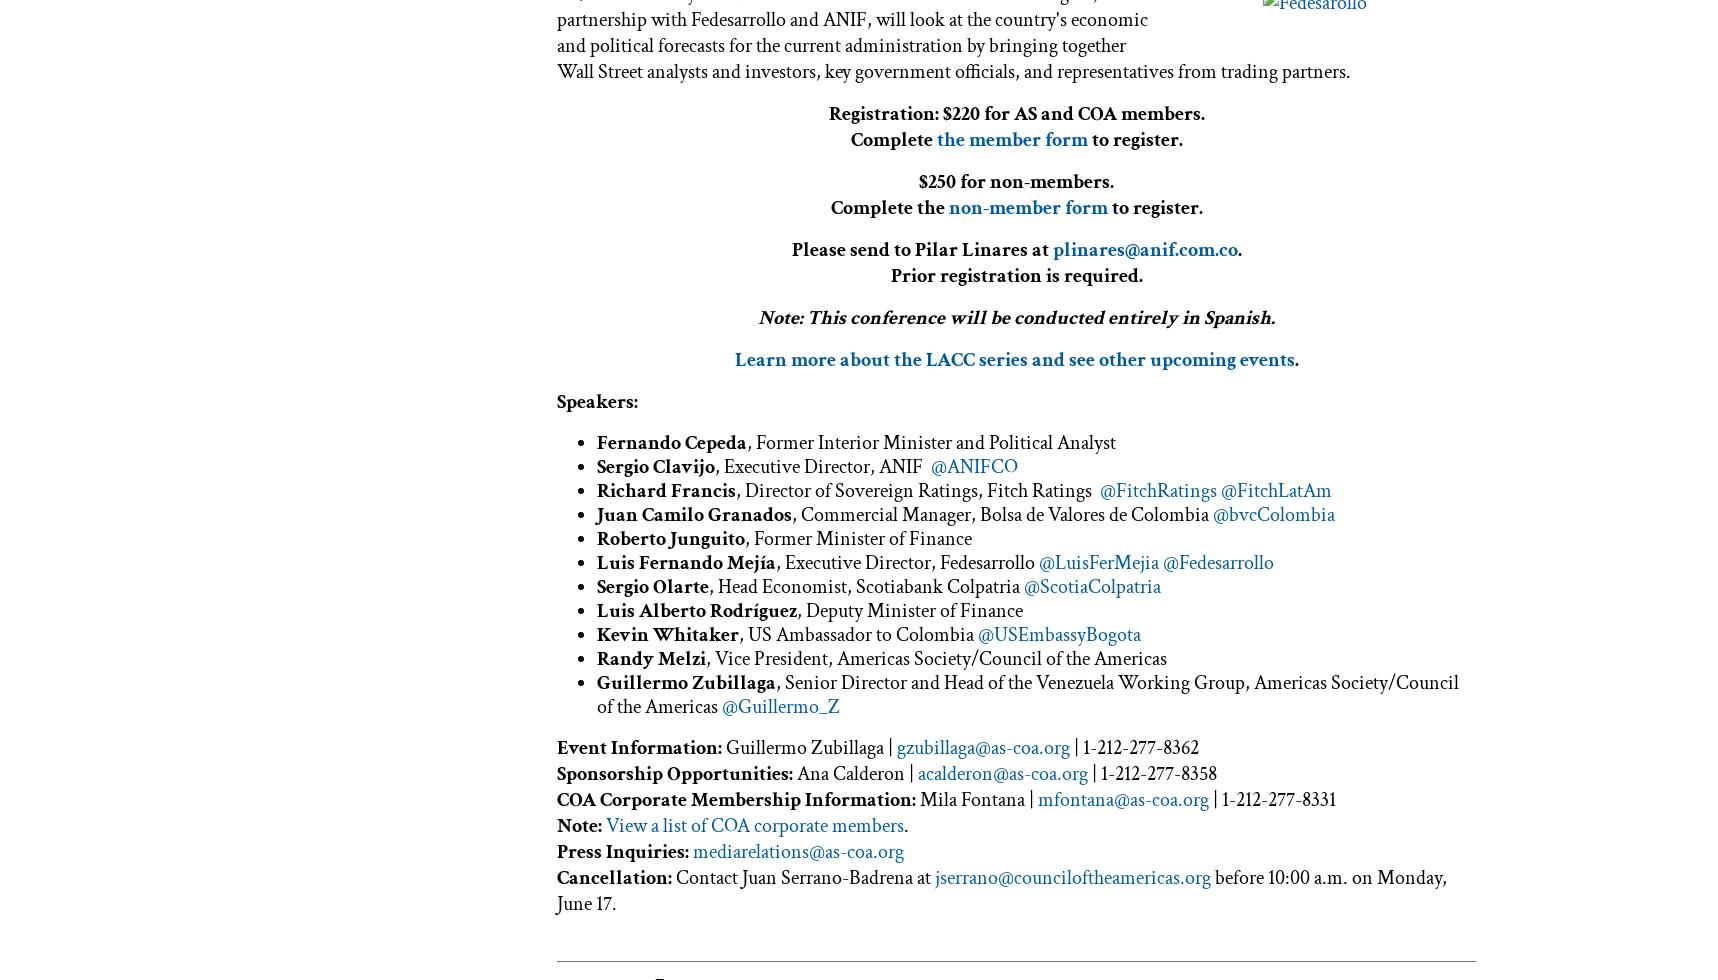 This screenshot has height=980, width=1718. I want to click on 'Complete the', so click(888, 206).